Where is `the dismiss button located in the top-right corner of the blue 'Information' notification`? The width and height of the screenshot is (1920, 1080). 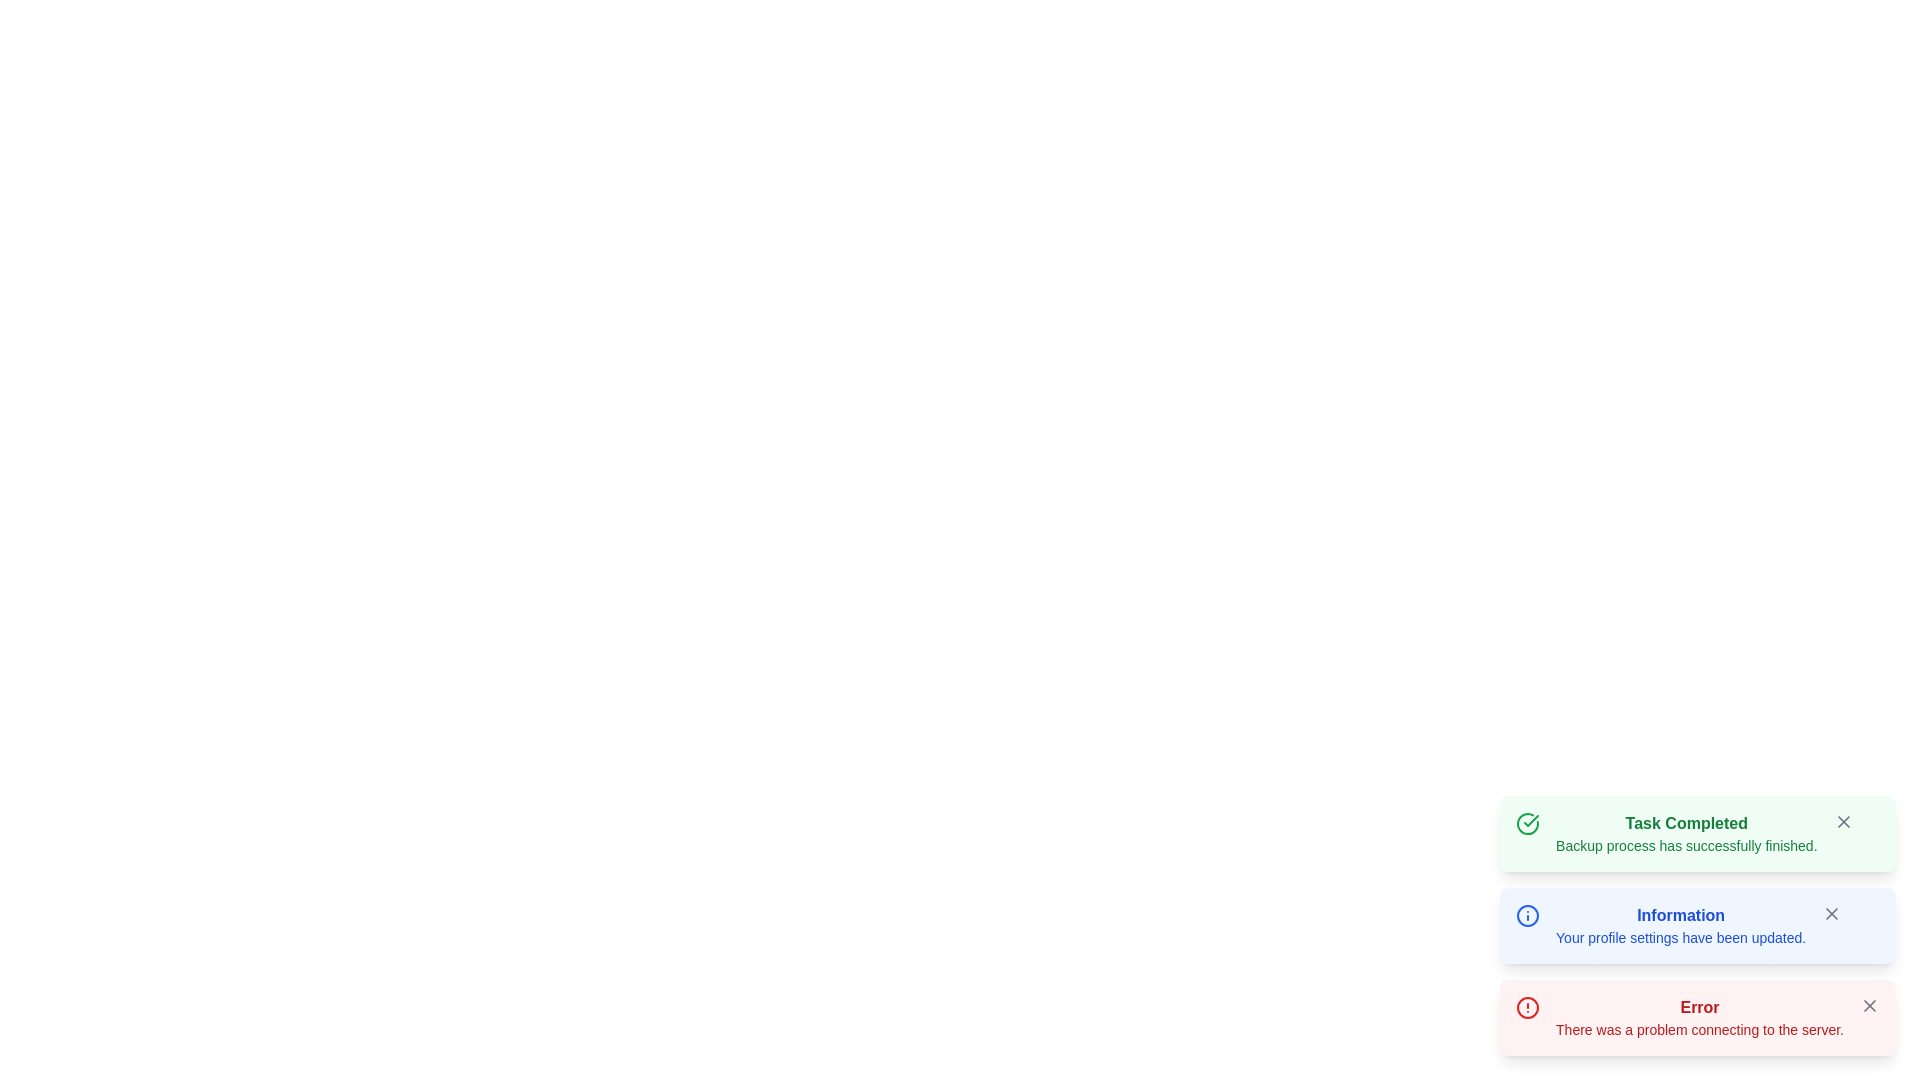 the dismiss button located in the top-right corner of the blue 'Information' notification is located at coordinates (1832, 914).